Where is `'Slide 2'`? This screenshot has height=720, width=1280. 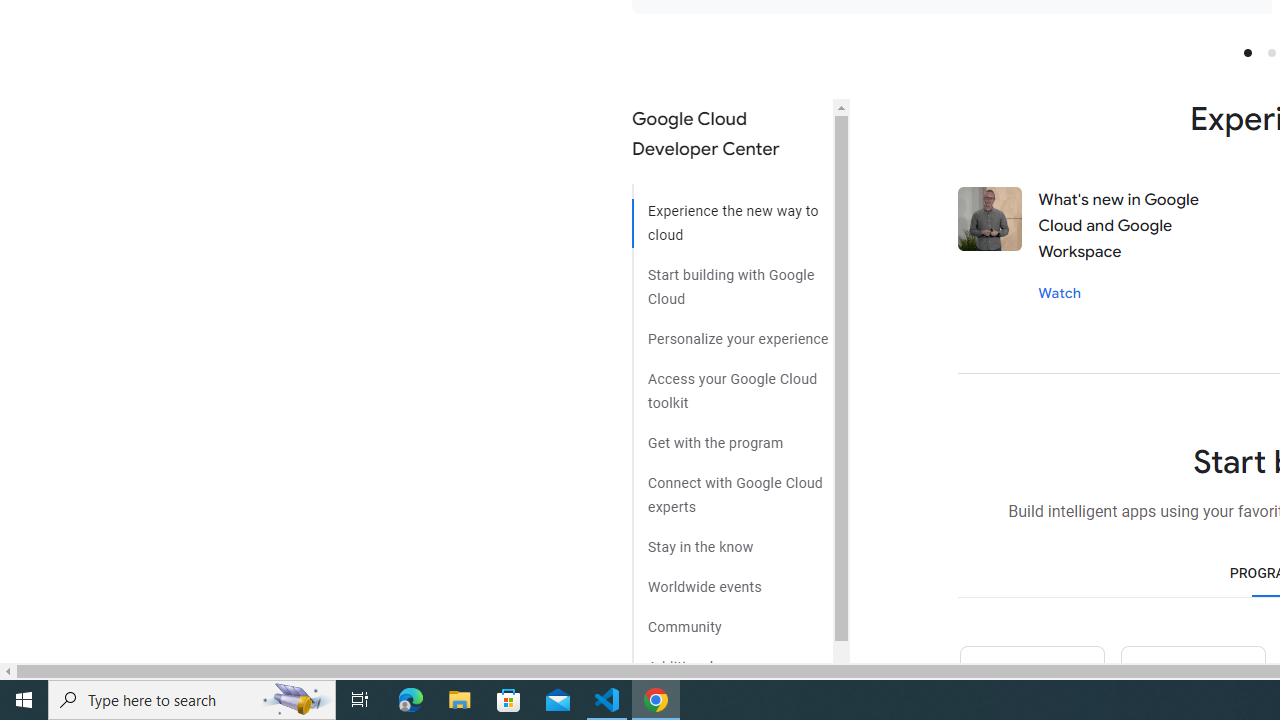
'Slide 2' is located at coordinates (1270, 51).